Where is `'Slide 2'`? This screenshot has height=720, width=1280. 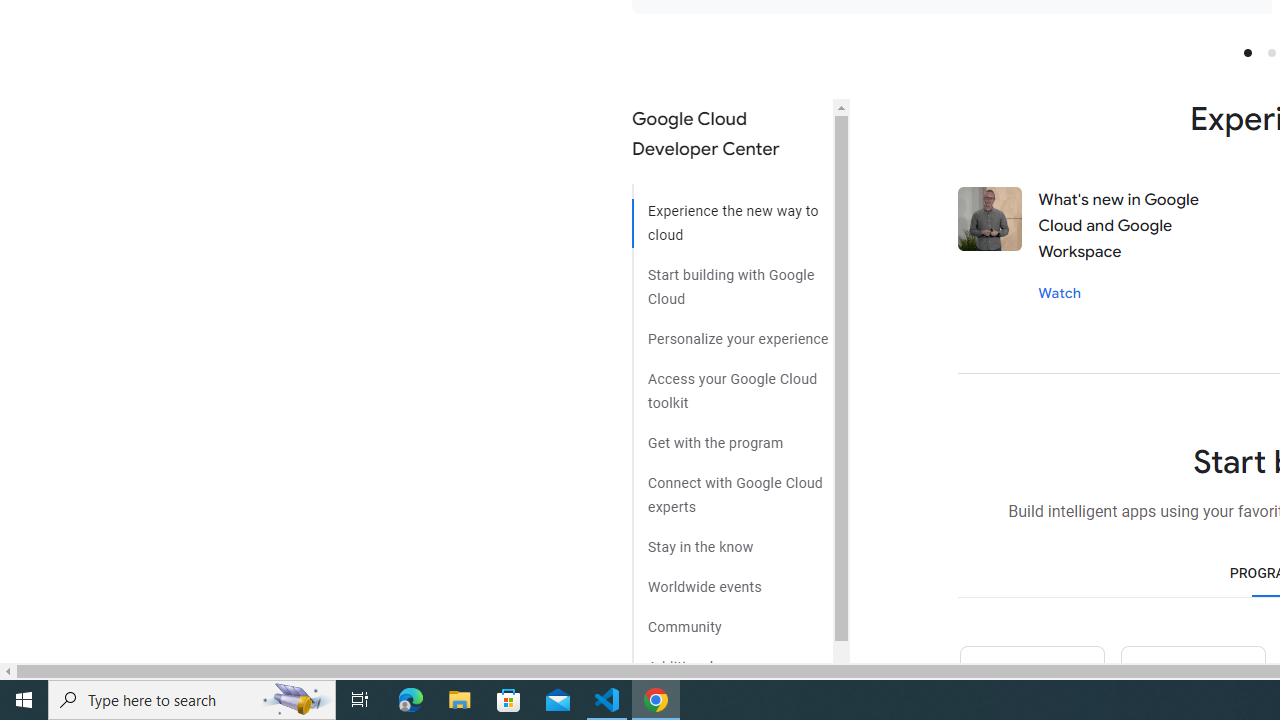
'Slide 2' is located at coordinates (1270, 51).